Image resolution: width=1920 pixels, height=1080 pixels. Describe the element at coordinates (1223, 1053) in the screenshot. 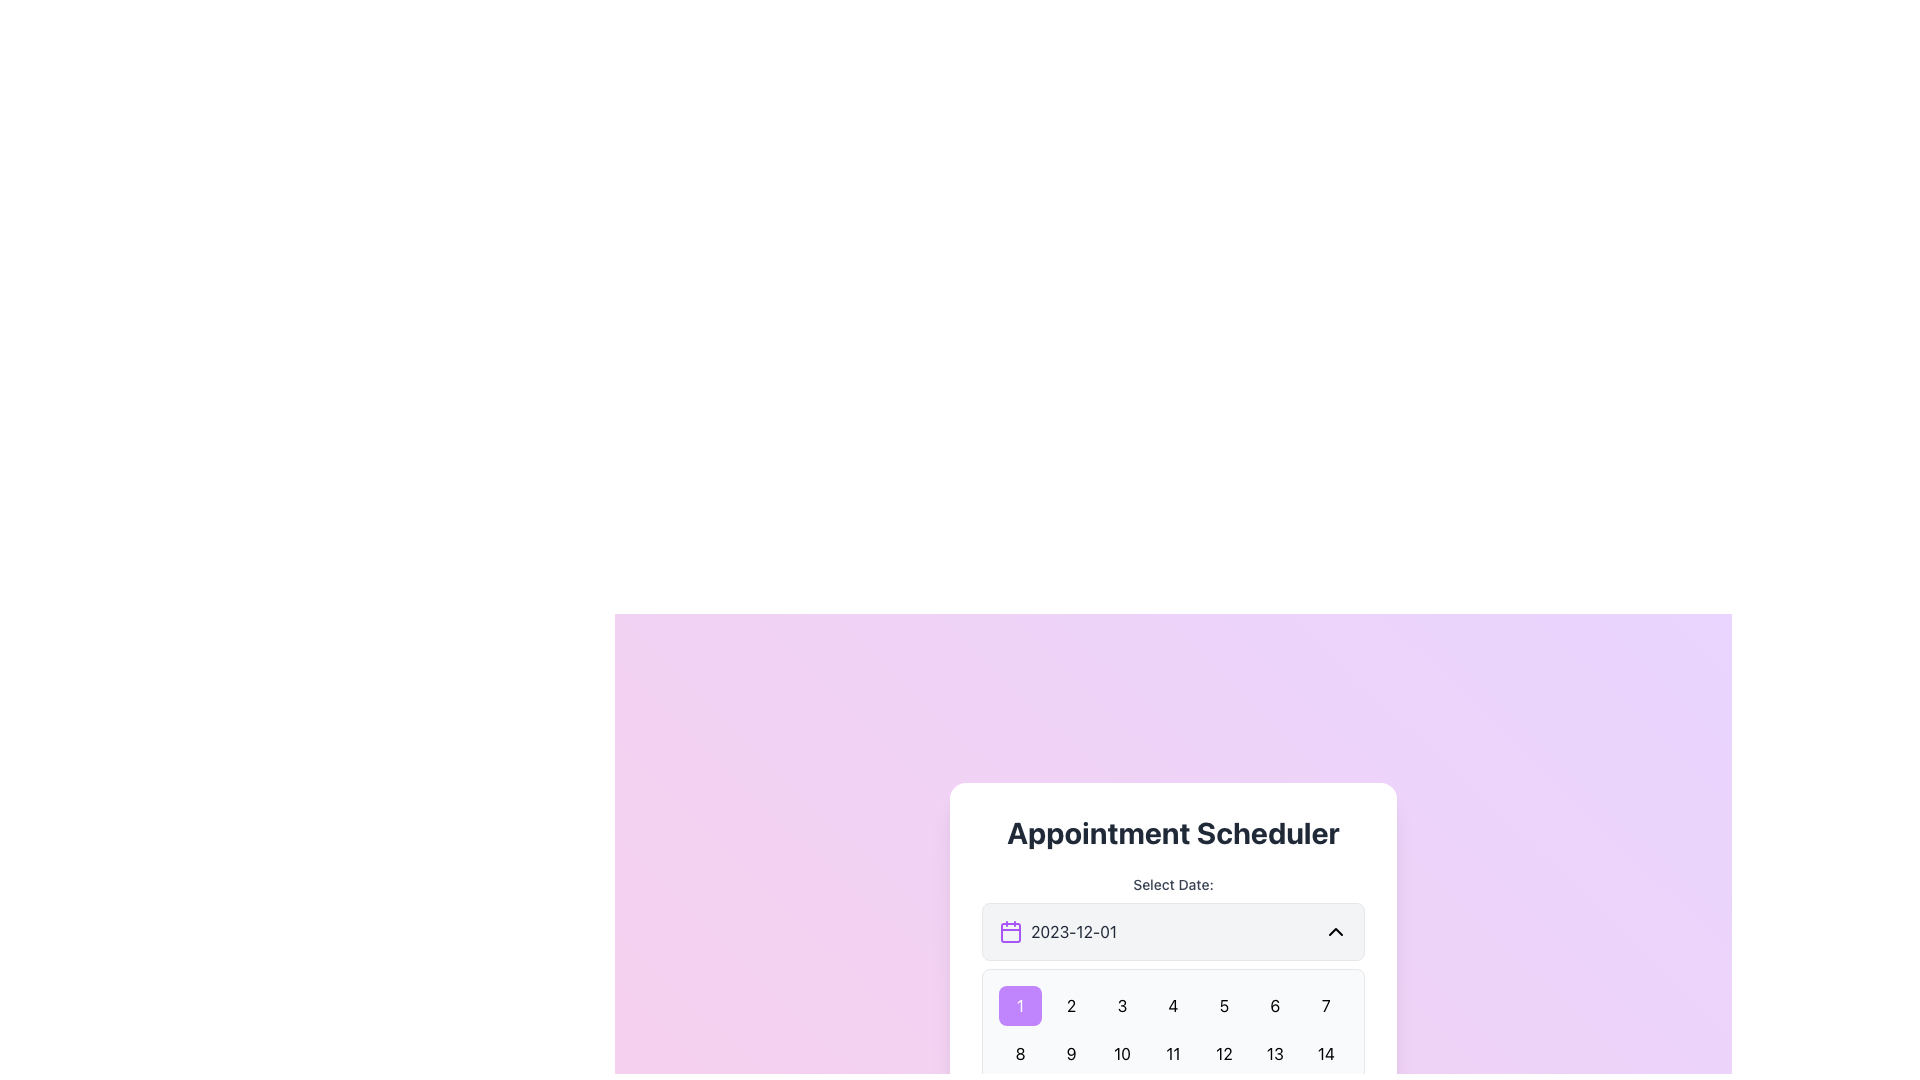

I see `the selectable day button for the 12th day in the calendar interface` at that location.